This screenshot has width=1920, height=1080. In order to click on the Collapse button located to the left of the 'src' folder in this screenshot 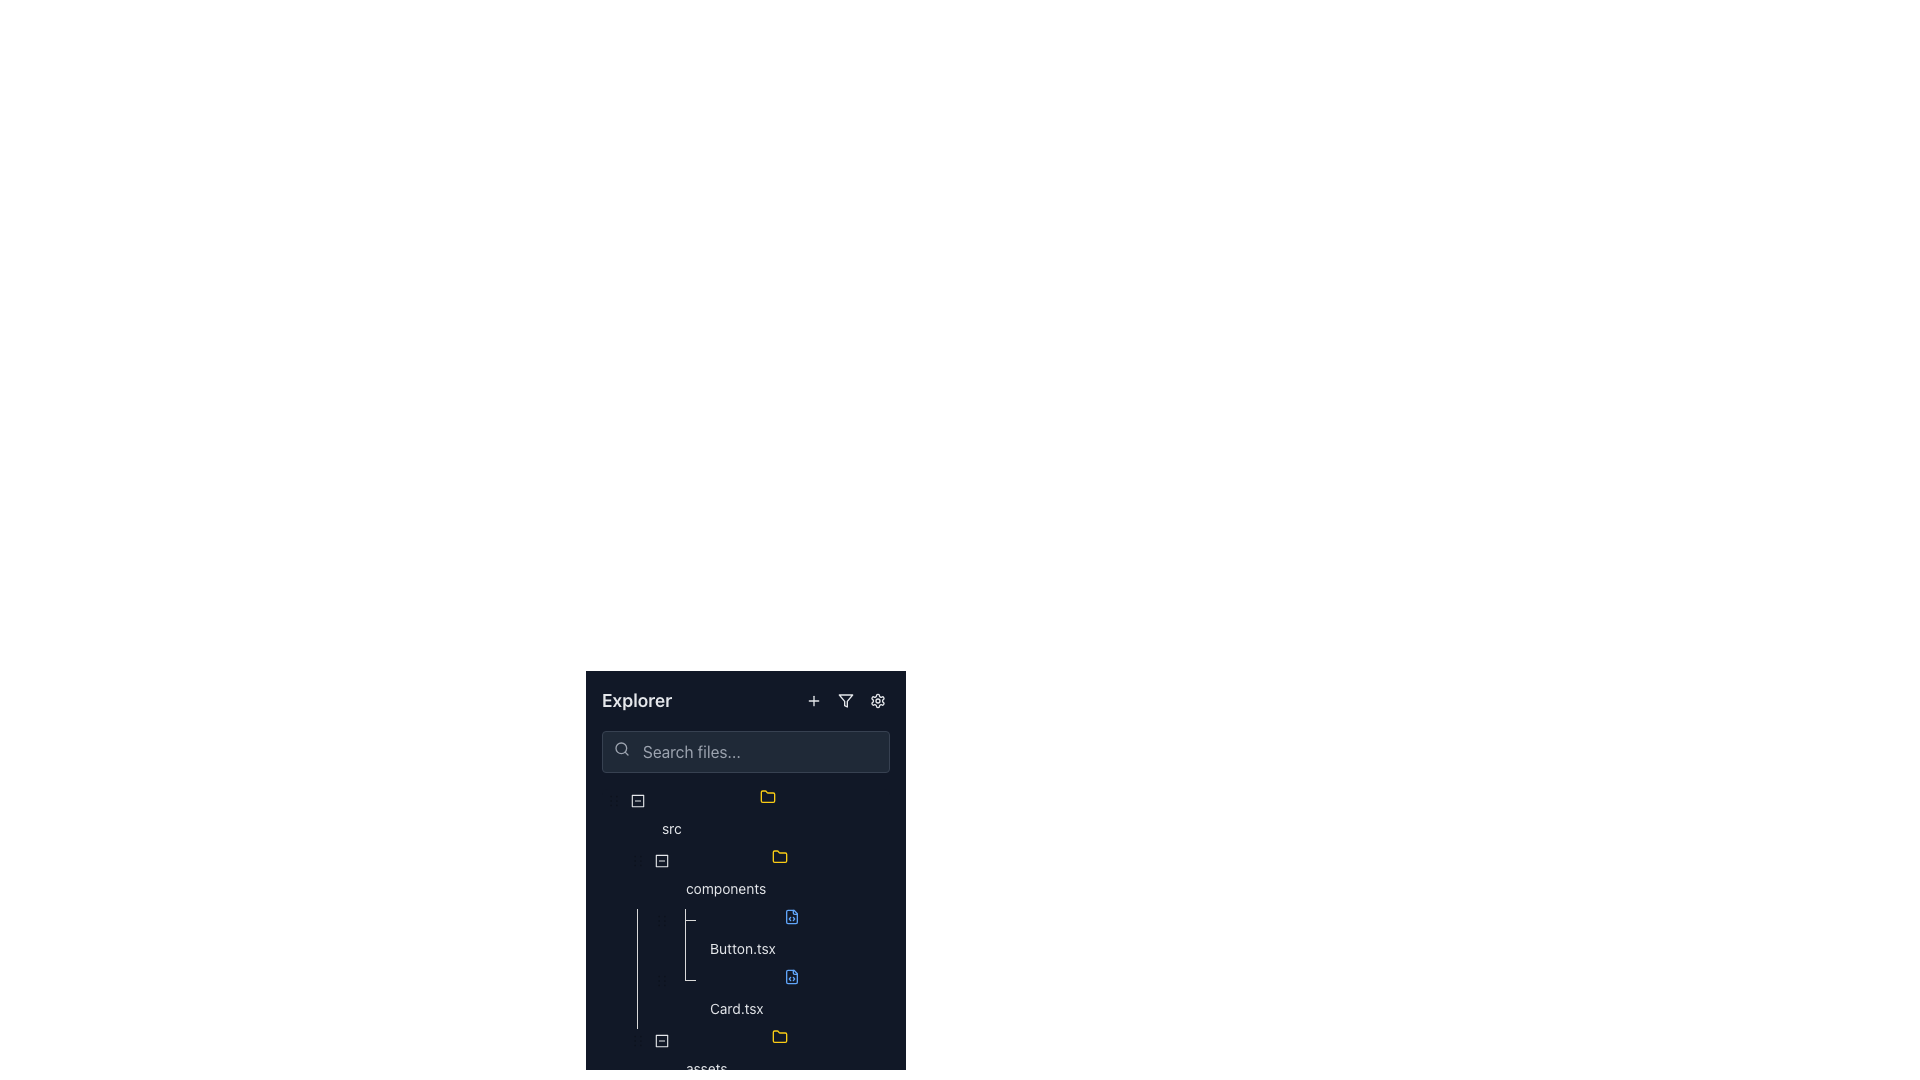, I will do `click(637, 800)`.